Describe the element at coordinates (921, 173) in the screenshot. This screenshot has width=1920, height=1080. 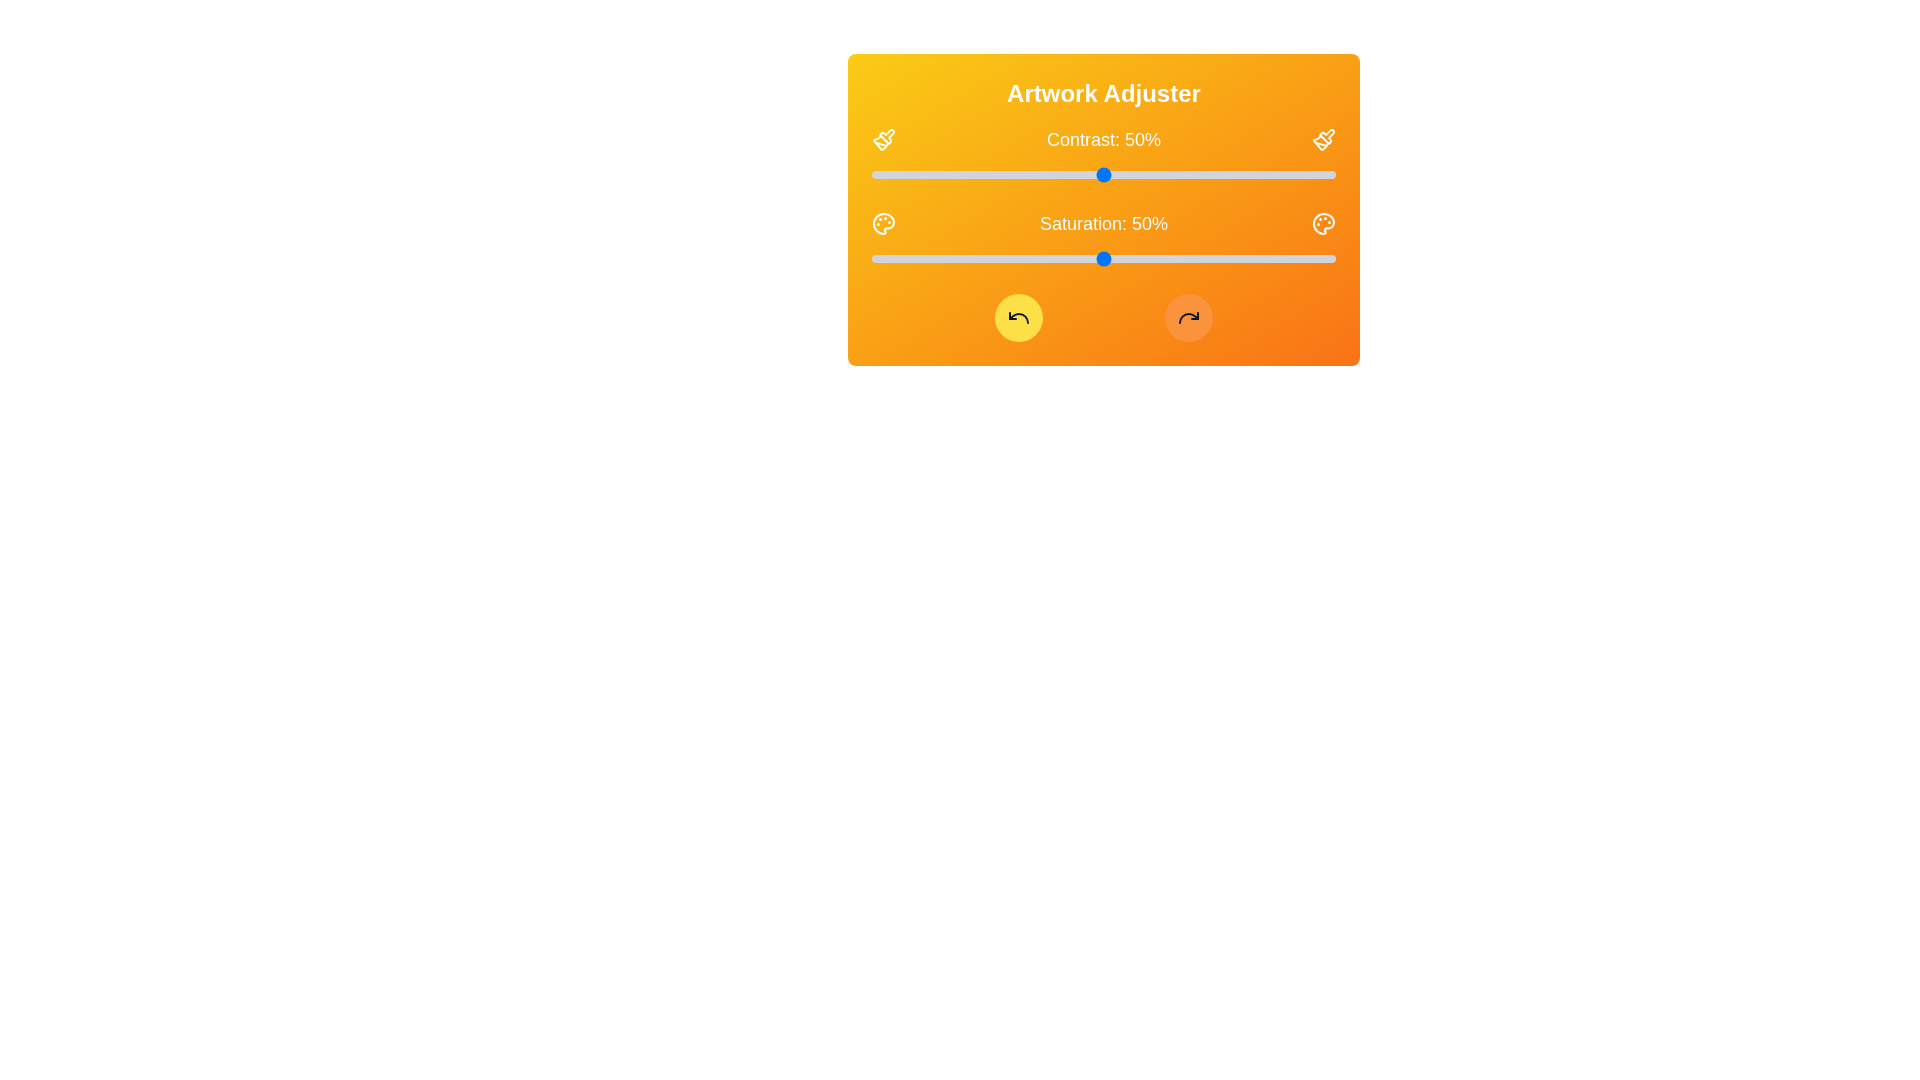
I see `the contrast slider to 11%` at that location.